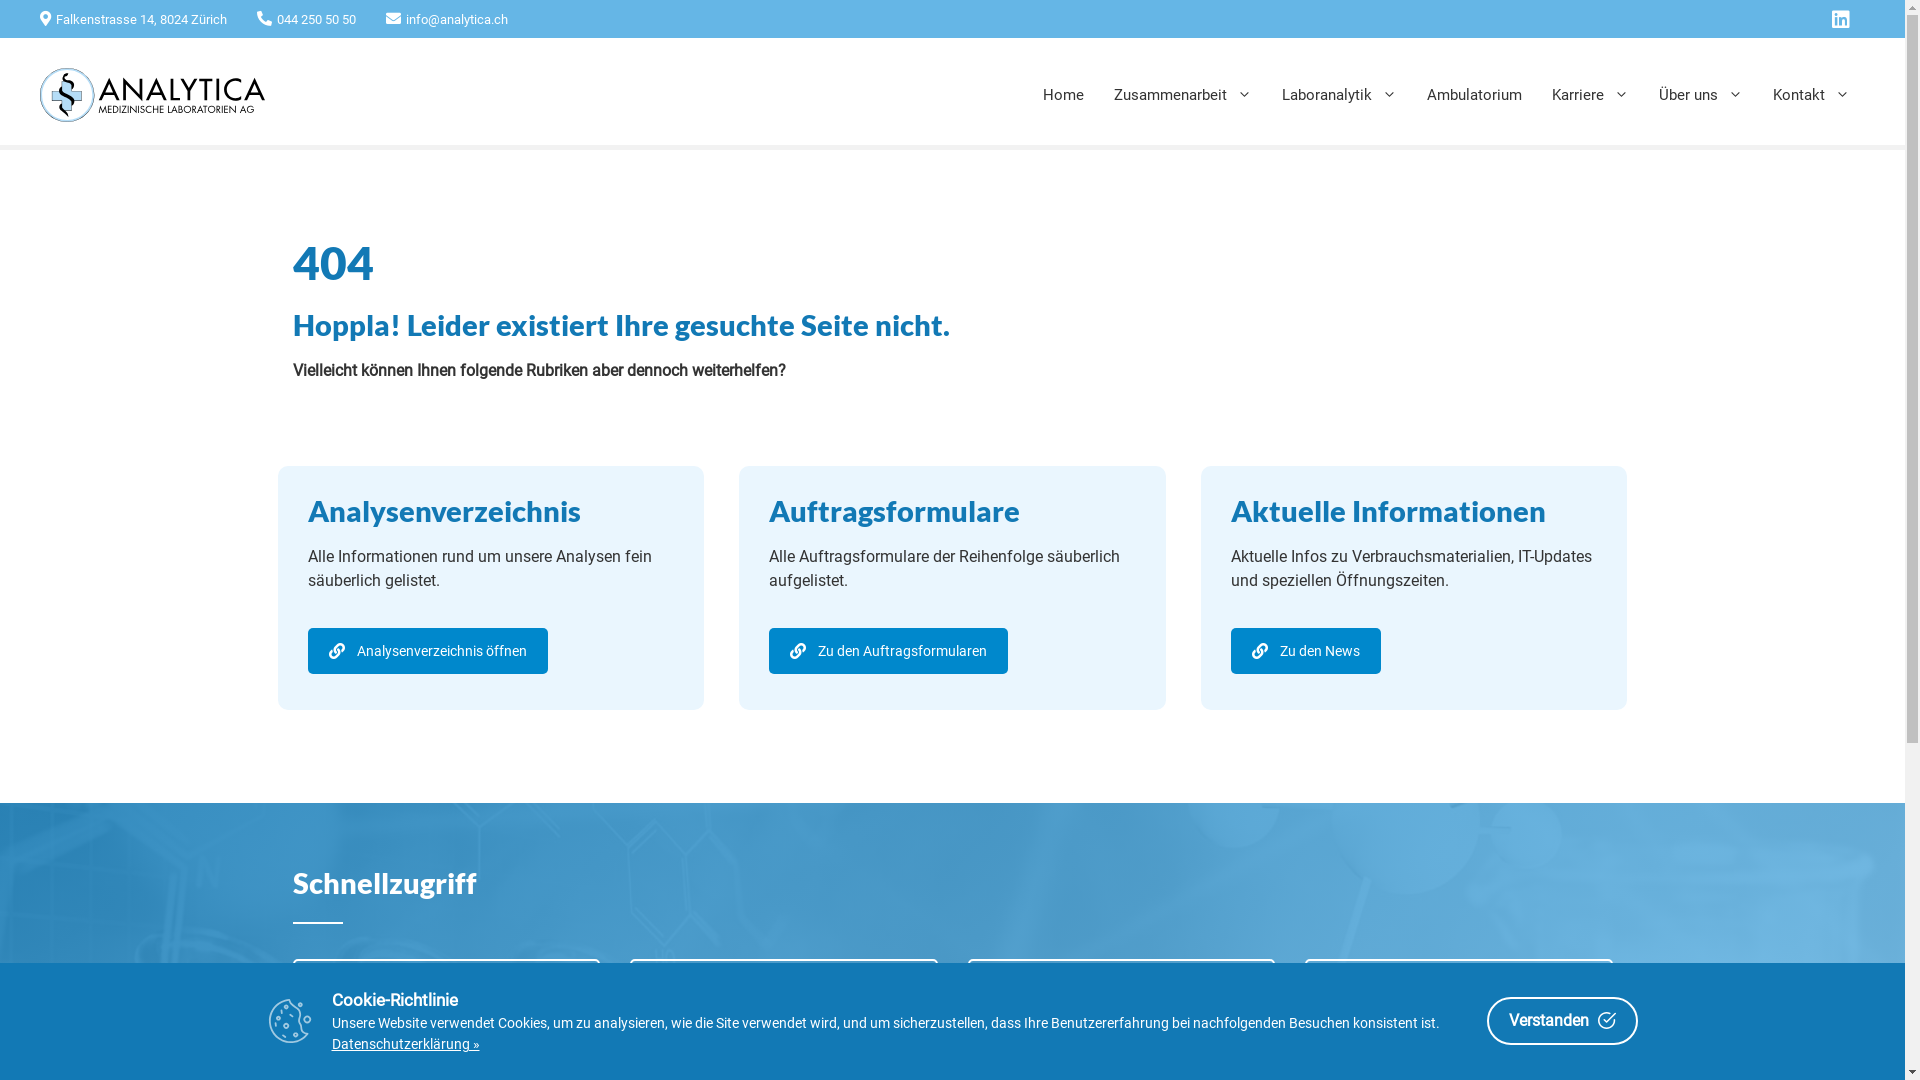 This screenshot has width=1920, height=1080. What do you see at coordinates (1305, 651) in the screenshot?
I see `'Zu den News'` at bounding box center [1305, 651].